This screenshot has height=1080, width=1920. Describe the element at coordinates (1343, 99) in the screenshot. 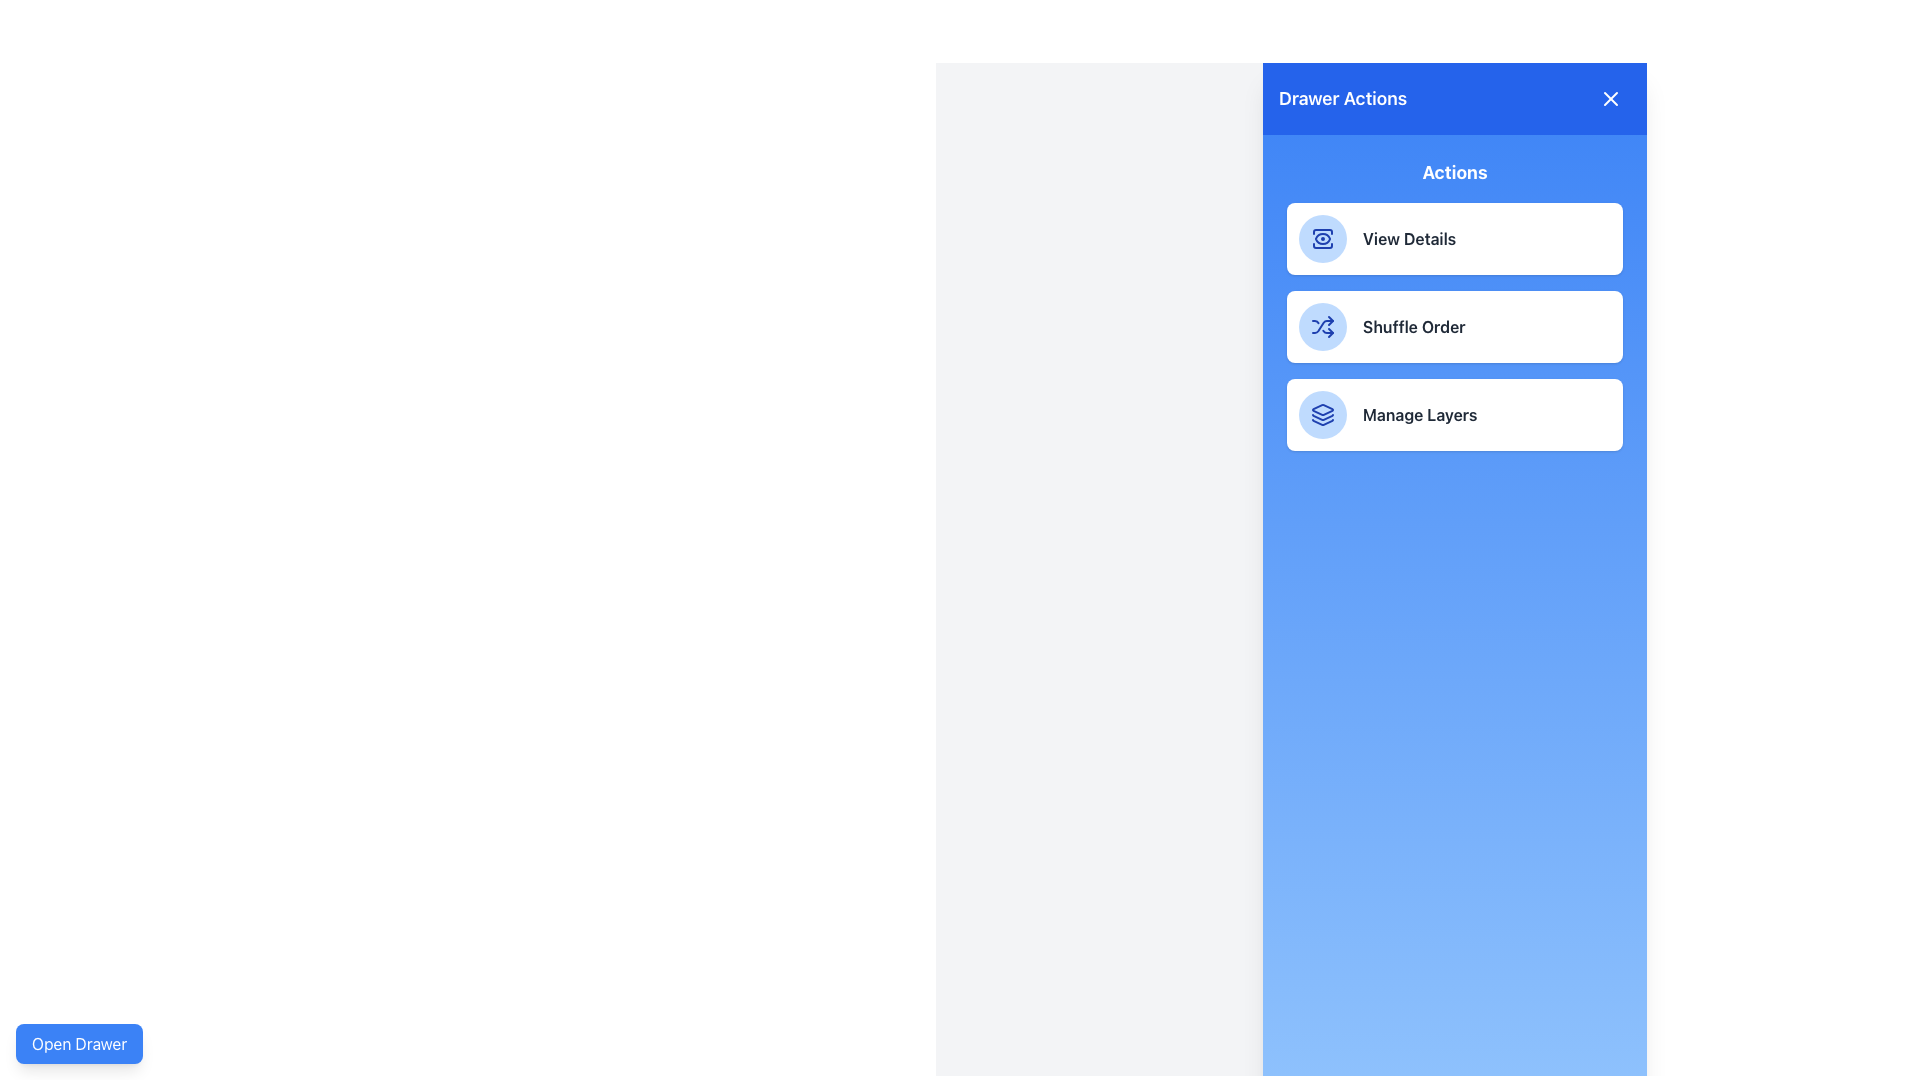

I see `the content of the Text label located in the top header of the drawer component, aligned to the left side and adjacent to the close icon` at that location.